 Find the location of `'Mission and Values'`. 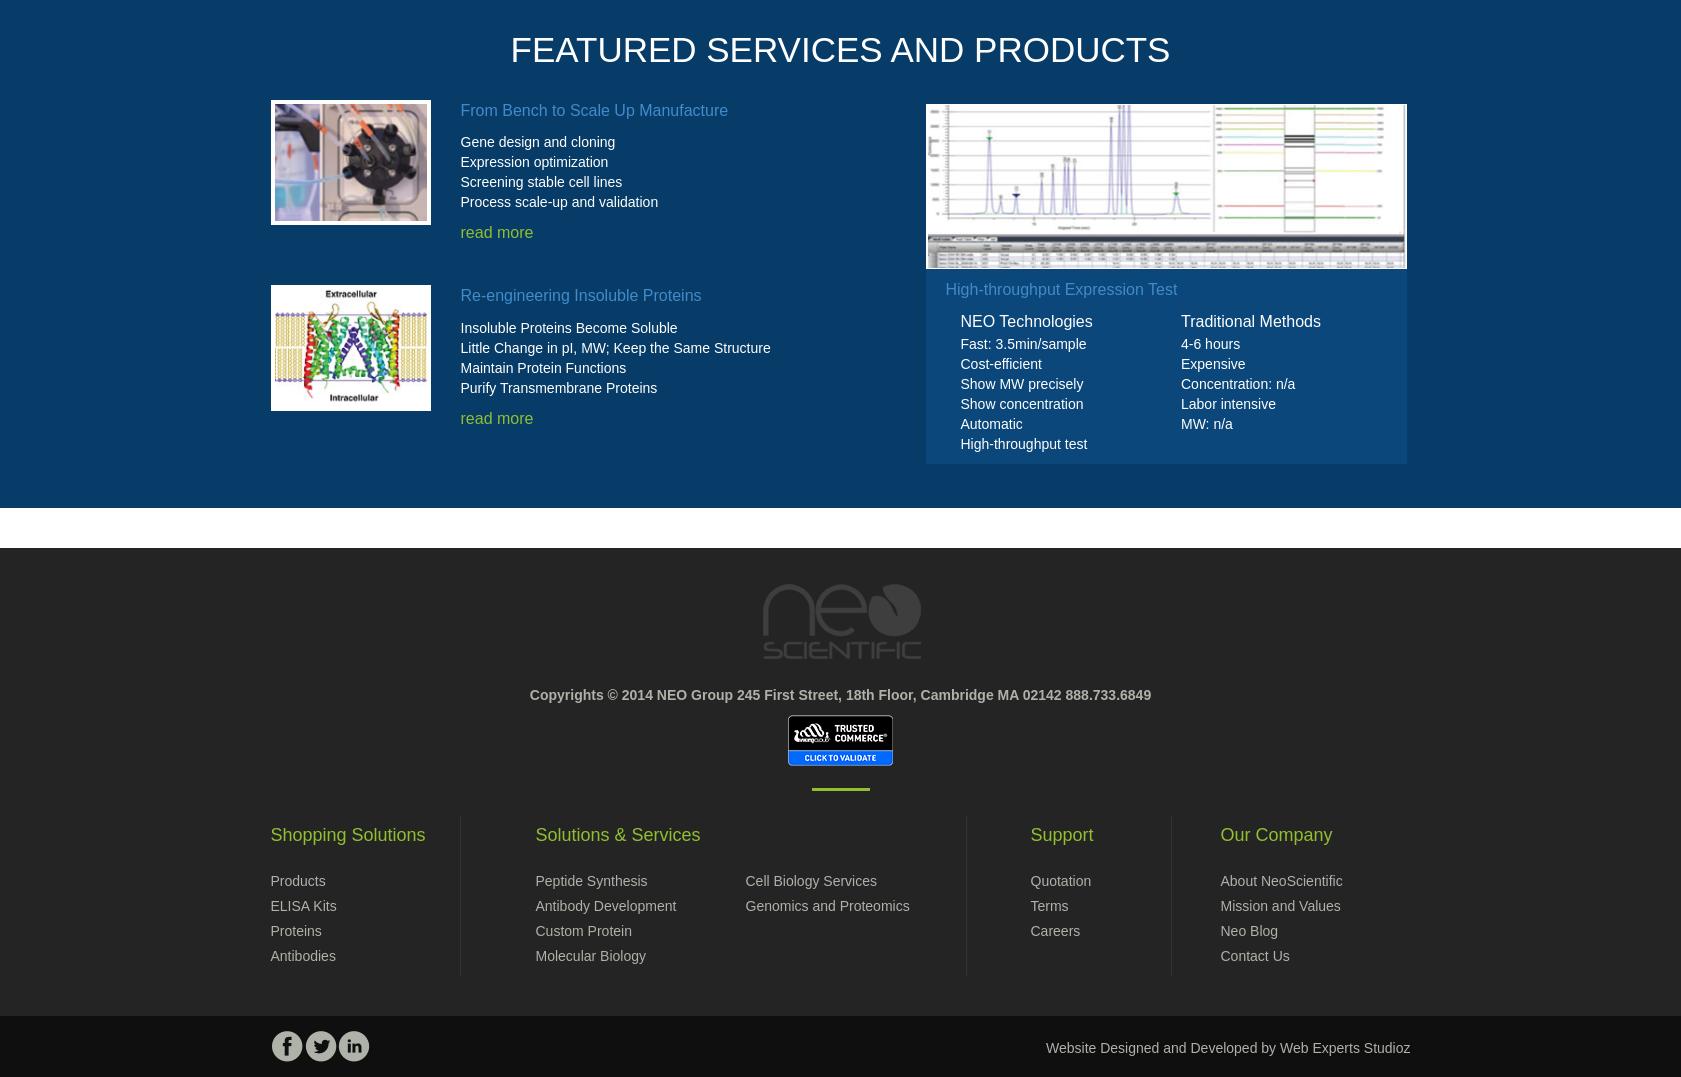

'Mission and Values' is located at coordinates (1280, 905).